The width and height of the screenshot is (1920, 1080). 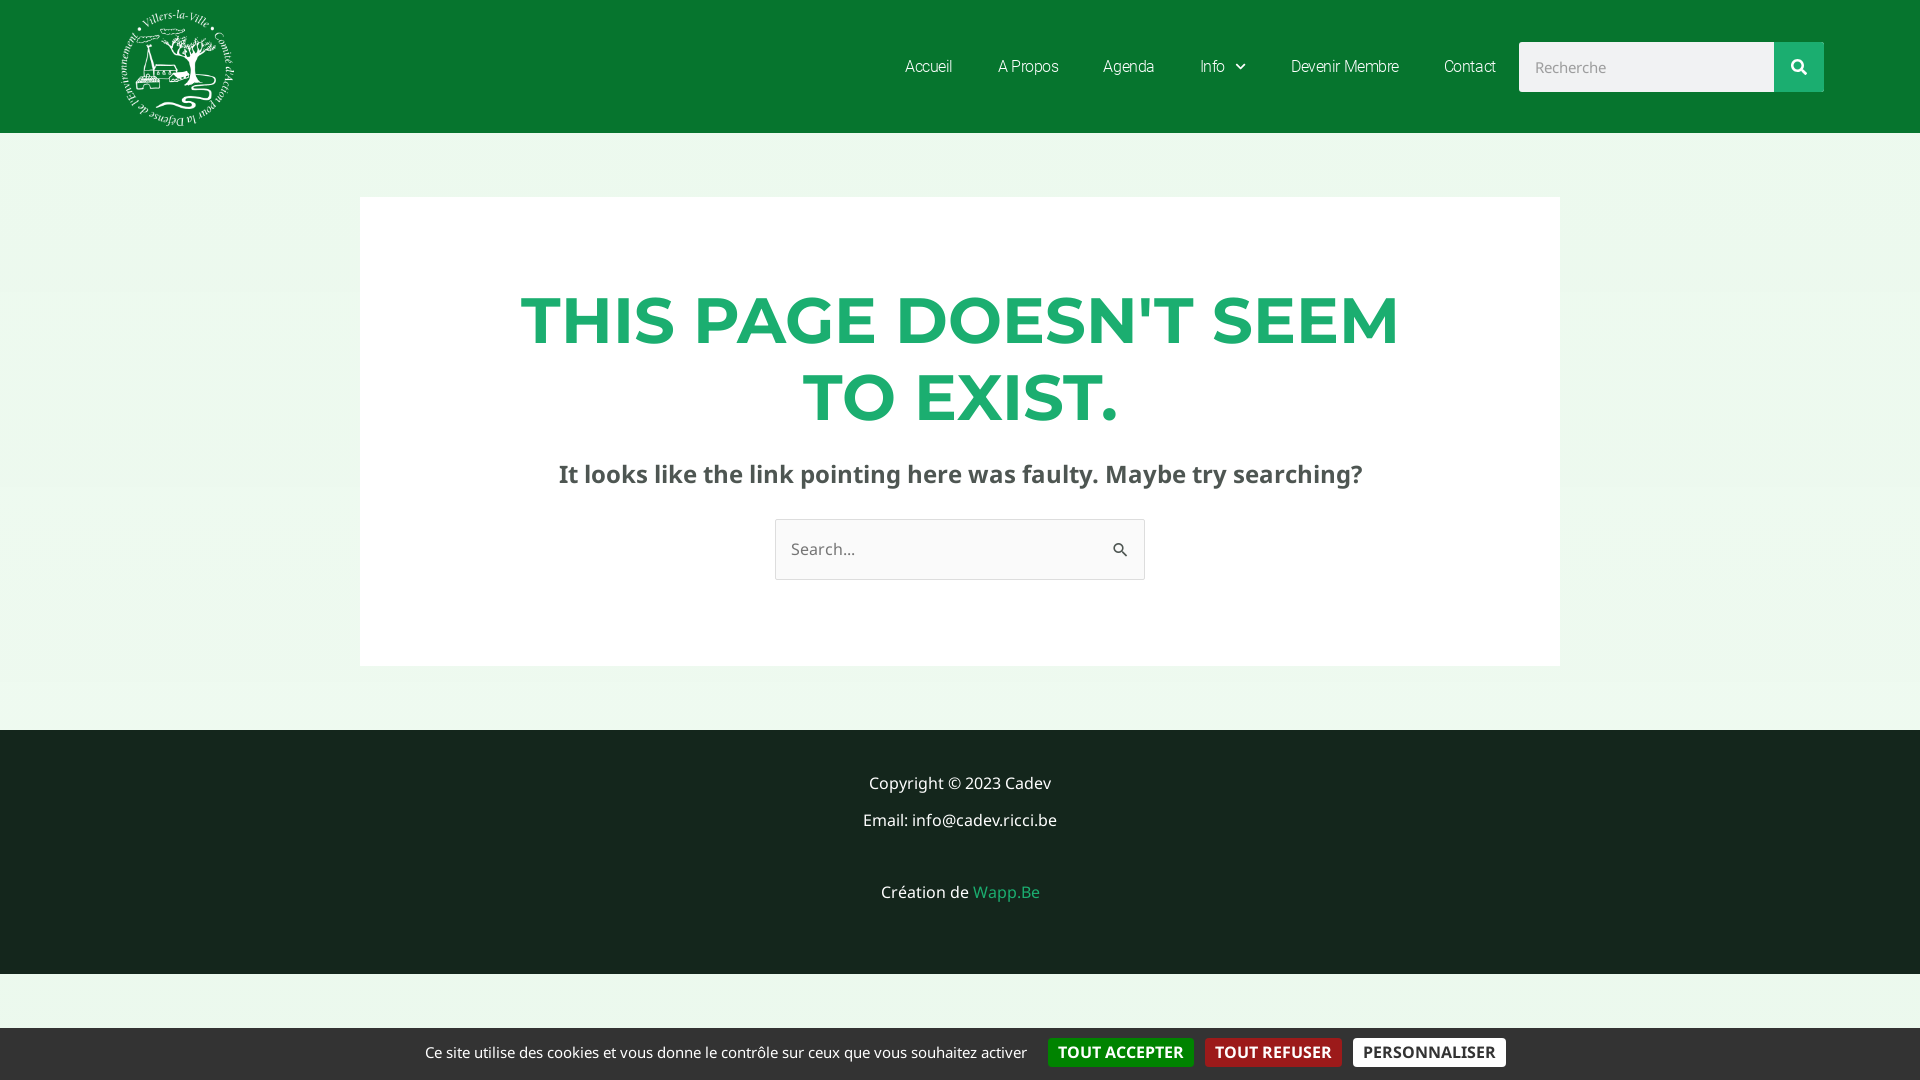 What do you see at coordinates (1222, 64) in the screenshot?
I see `'Info'` at bounding box center [1222, 64].